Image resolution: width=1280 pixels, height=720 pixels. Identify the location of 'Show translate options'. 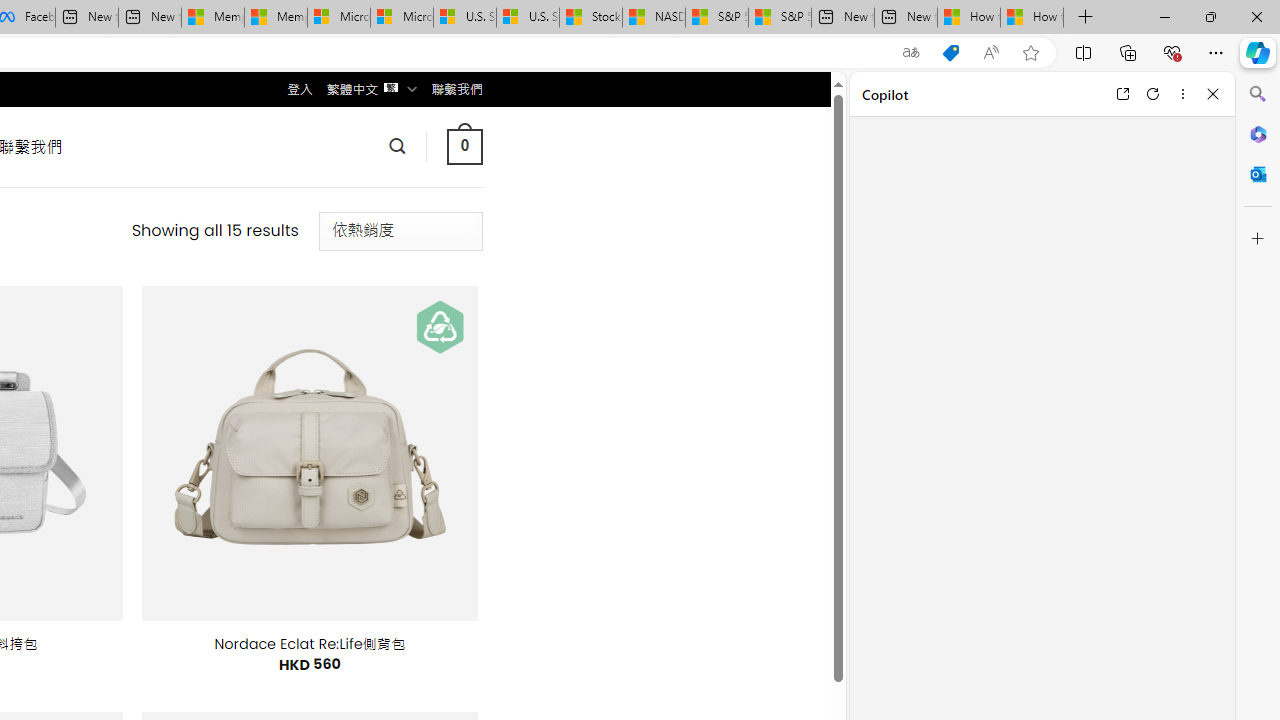
(909, 52).